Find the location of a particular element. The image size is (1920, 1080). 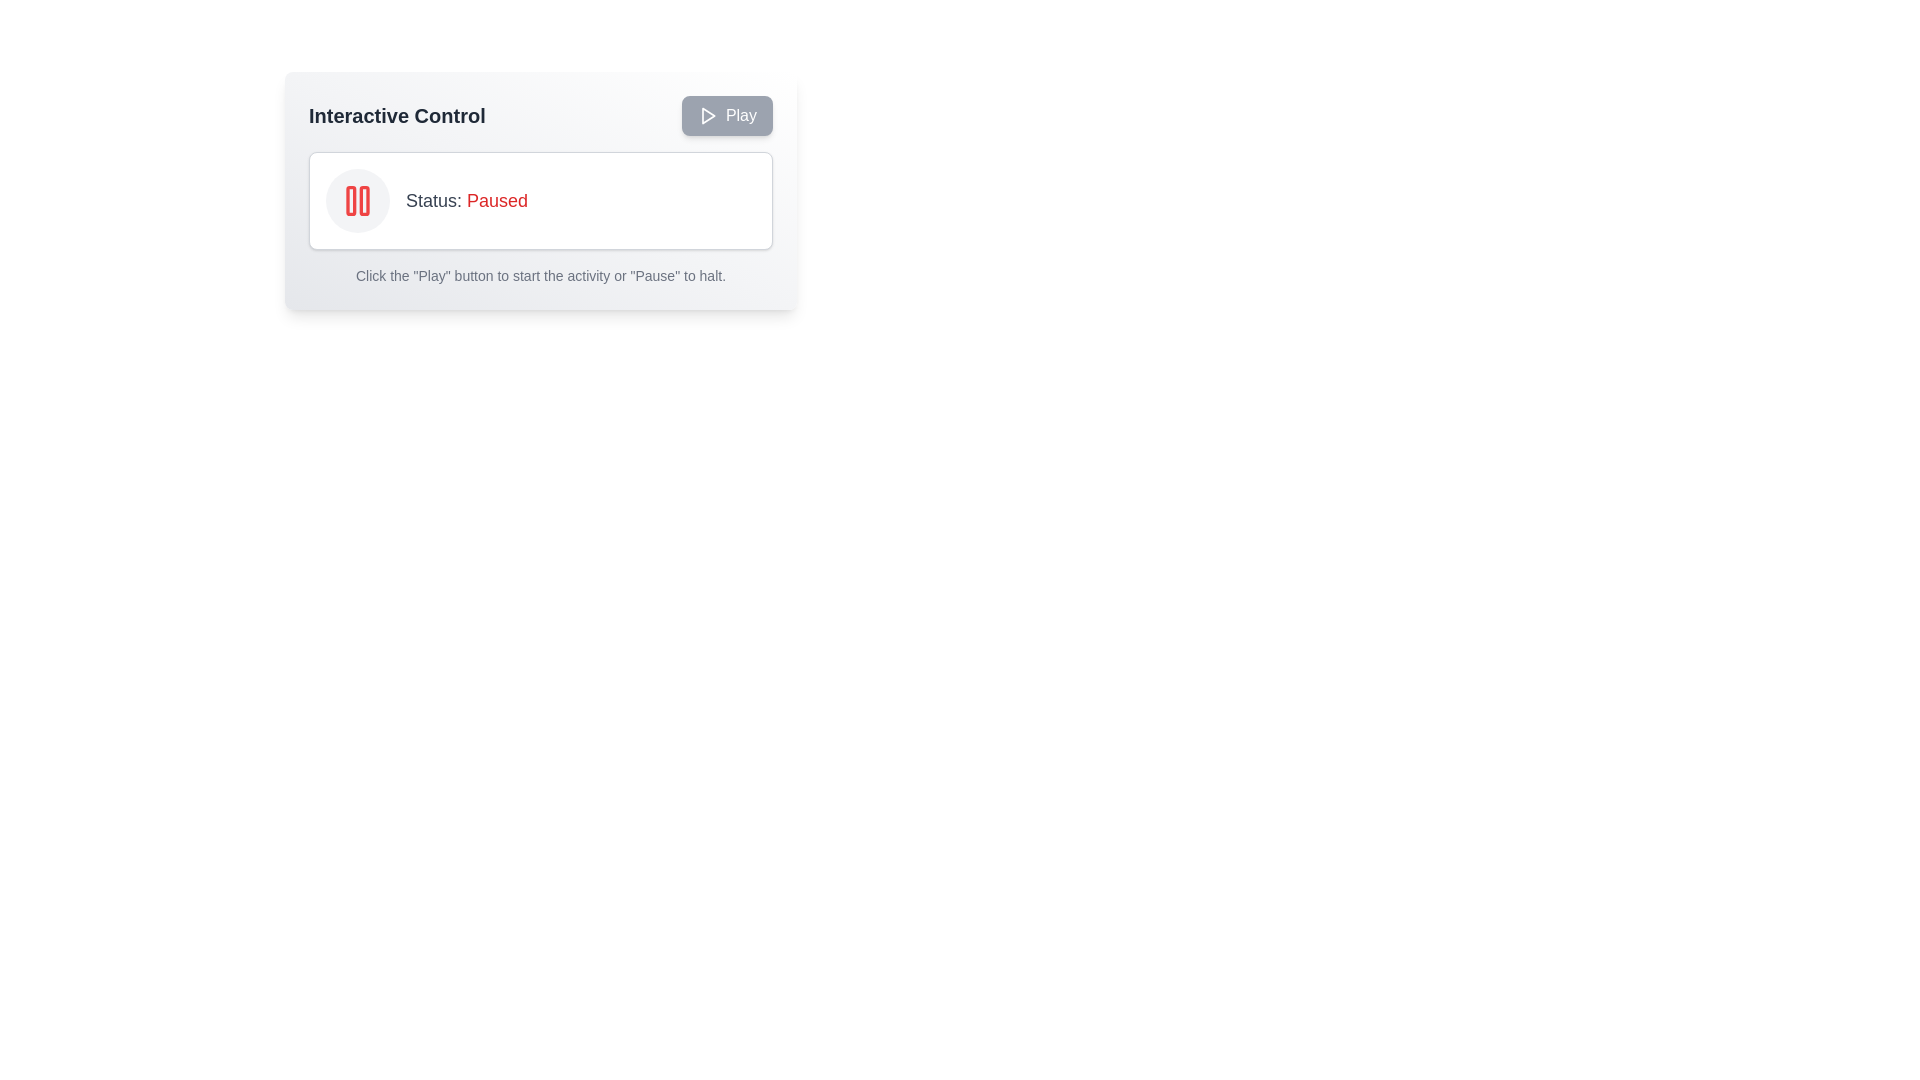

the 'Play' text label located on the gray rounded button that features a play icon on the left side is located at coordinates (740, 115).